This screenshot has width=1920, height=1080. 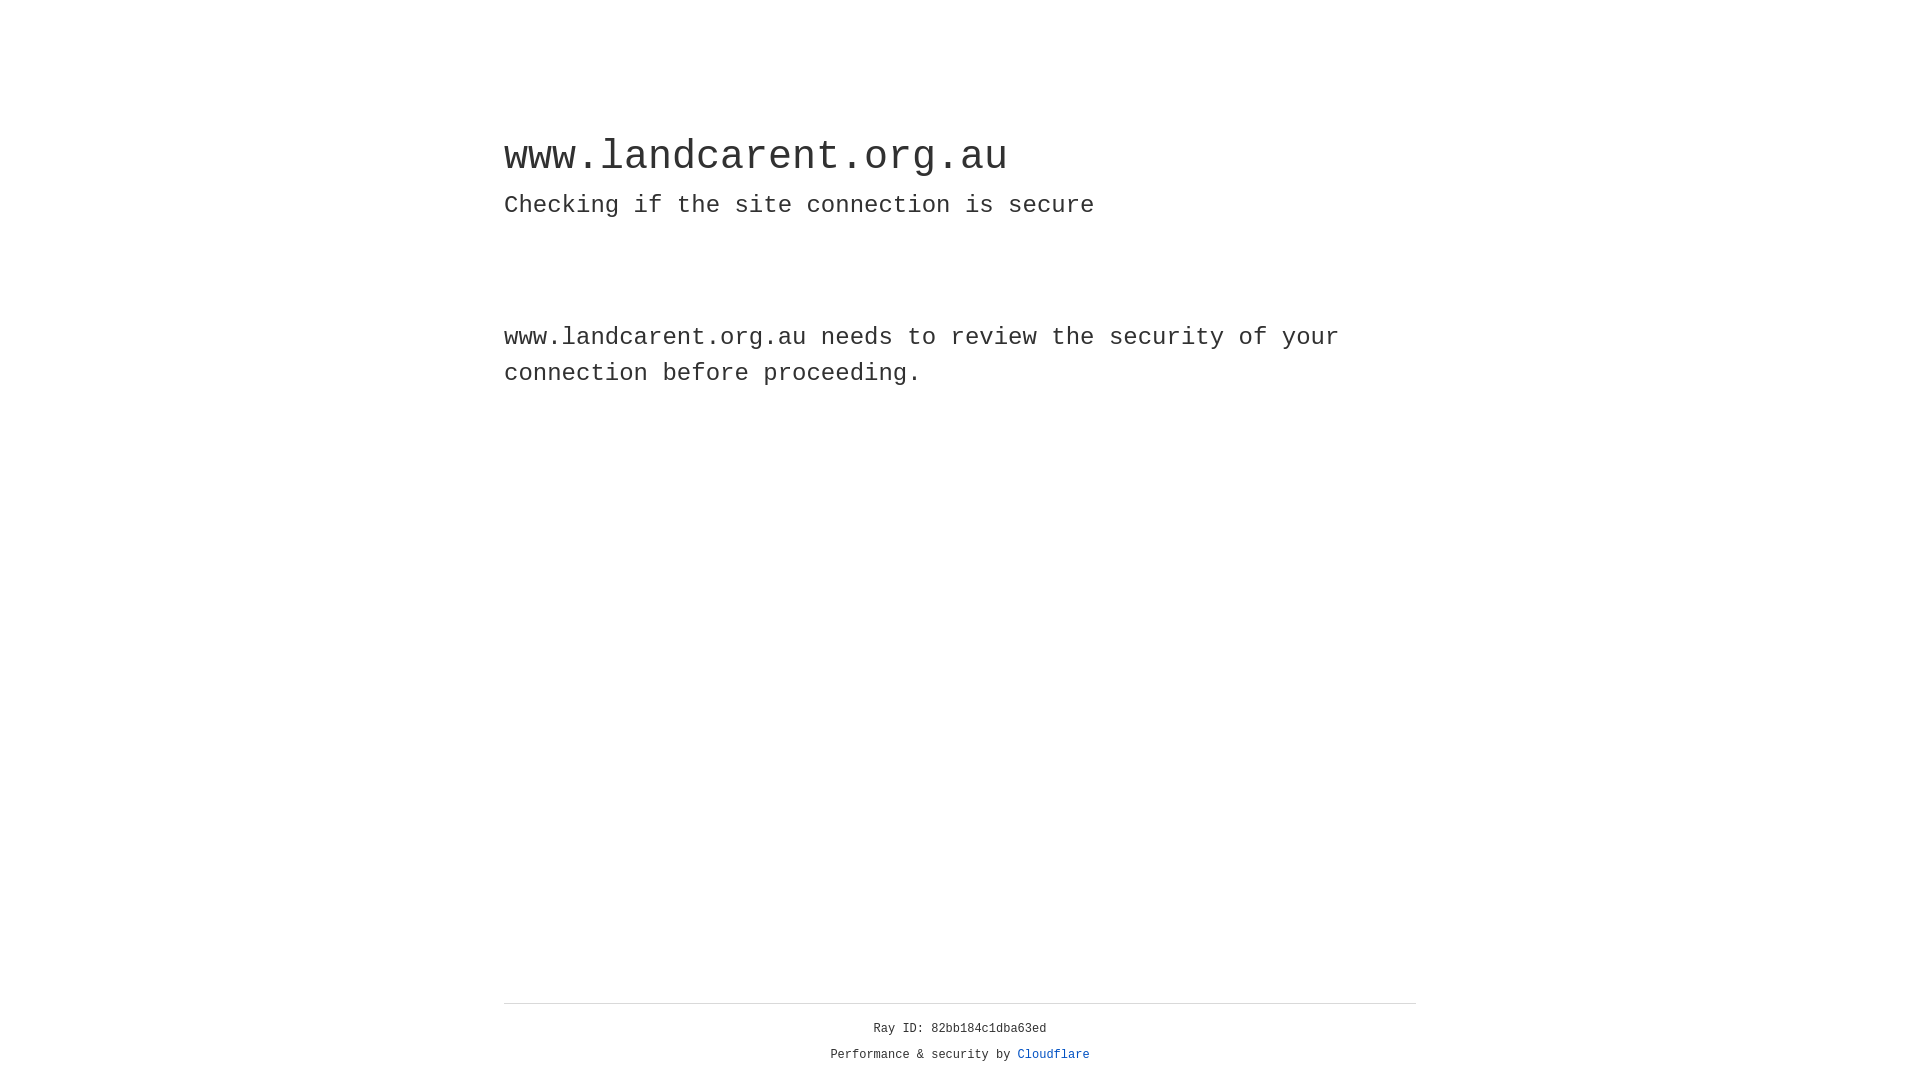 What do you see at coordinates (1053, 1054) in the screenshot?
I see `'Cloudflare'` at bounding box center [1053, 1054].